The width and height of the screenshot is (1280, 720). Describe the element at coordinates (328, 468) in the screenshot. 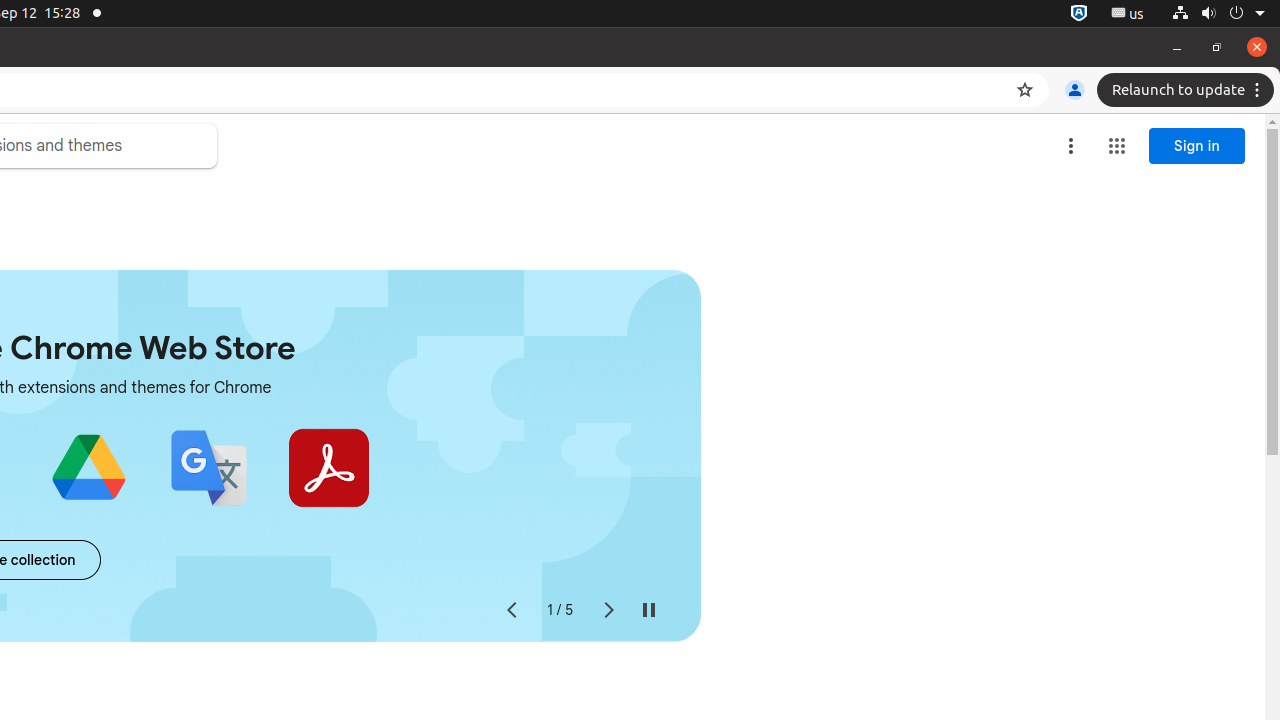

I see `'Adobe Acrobat: PDF edit, convert, sign tools'` at that location.